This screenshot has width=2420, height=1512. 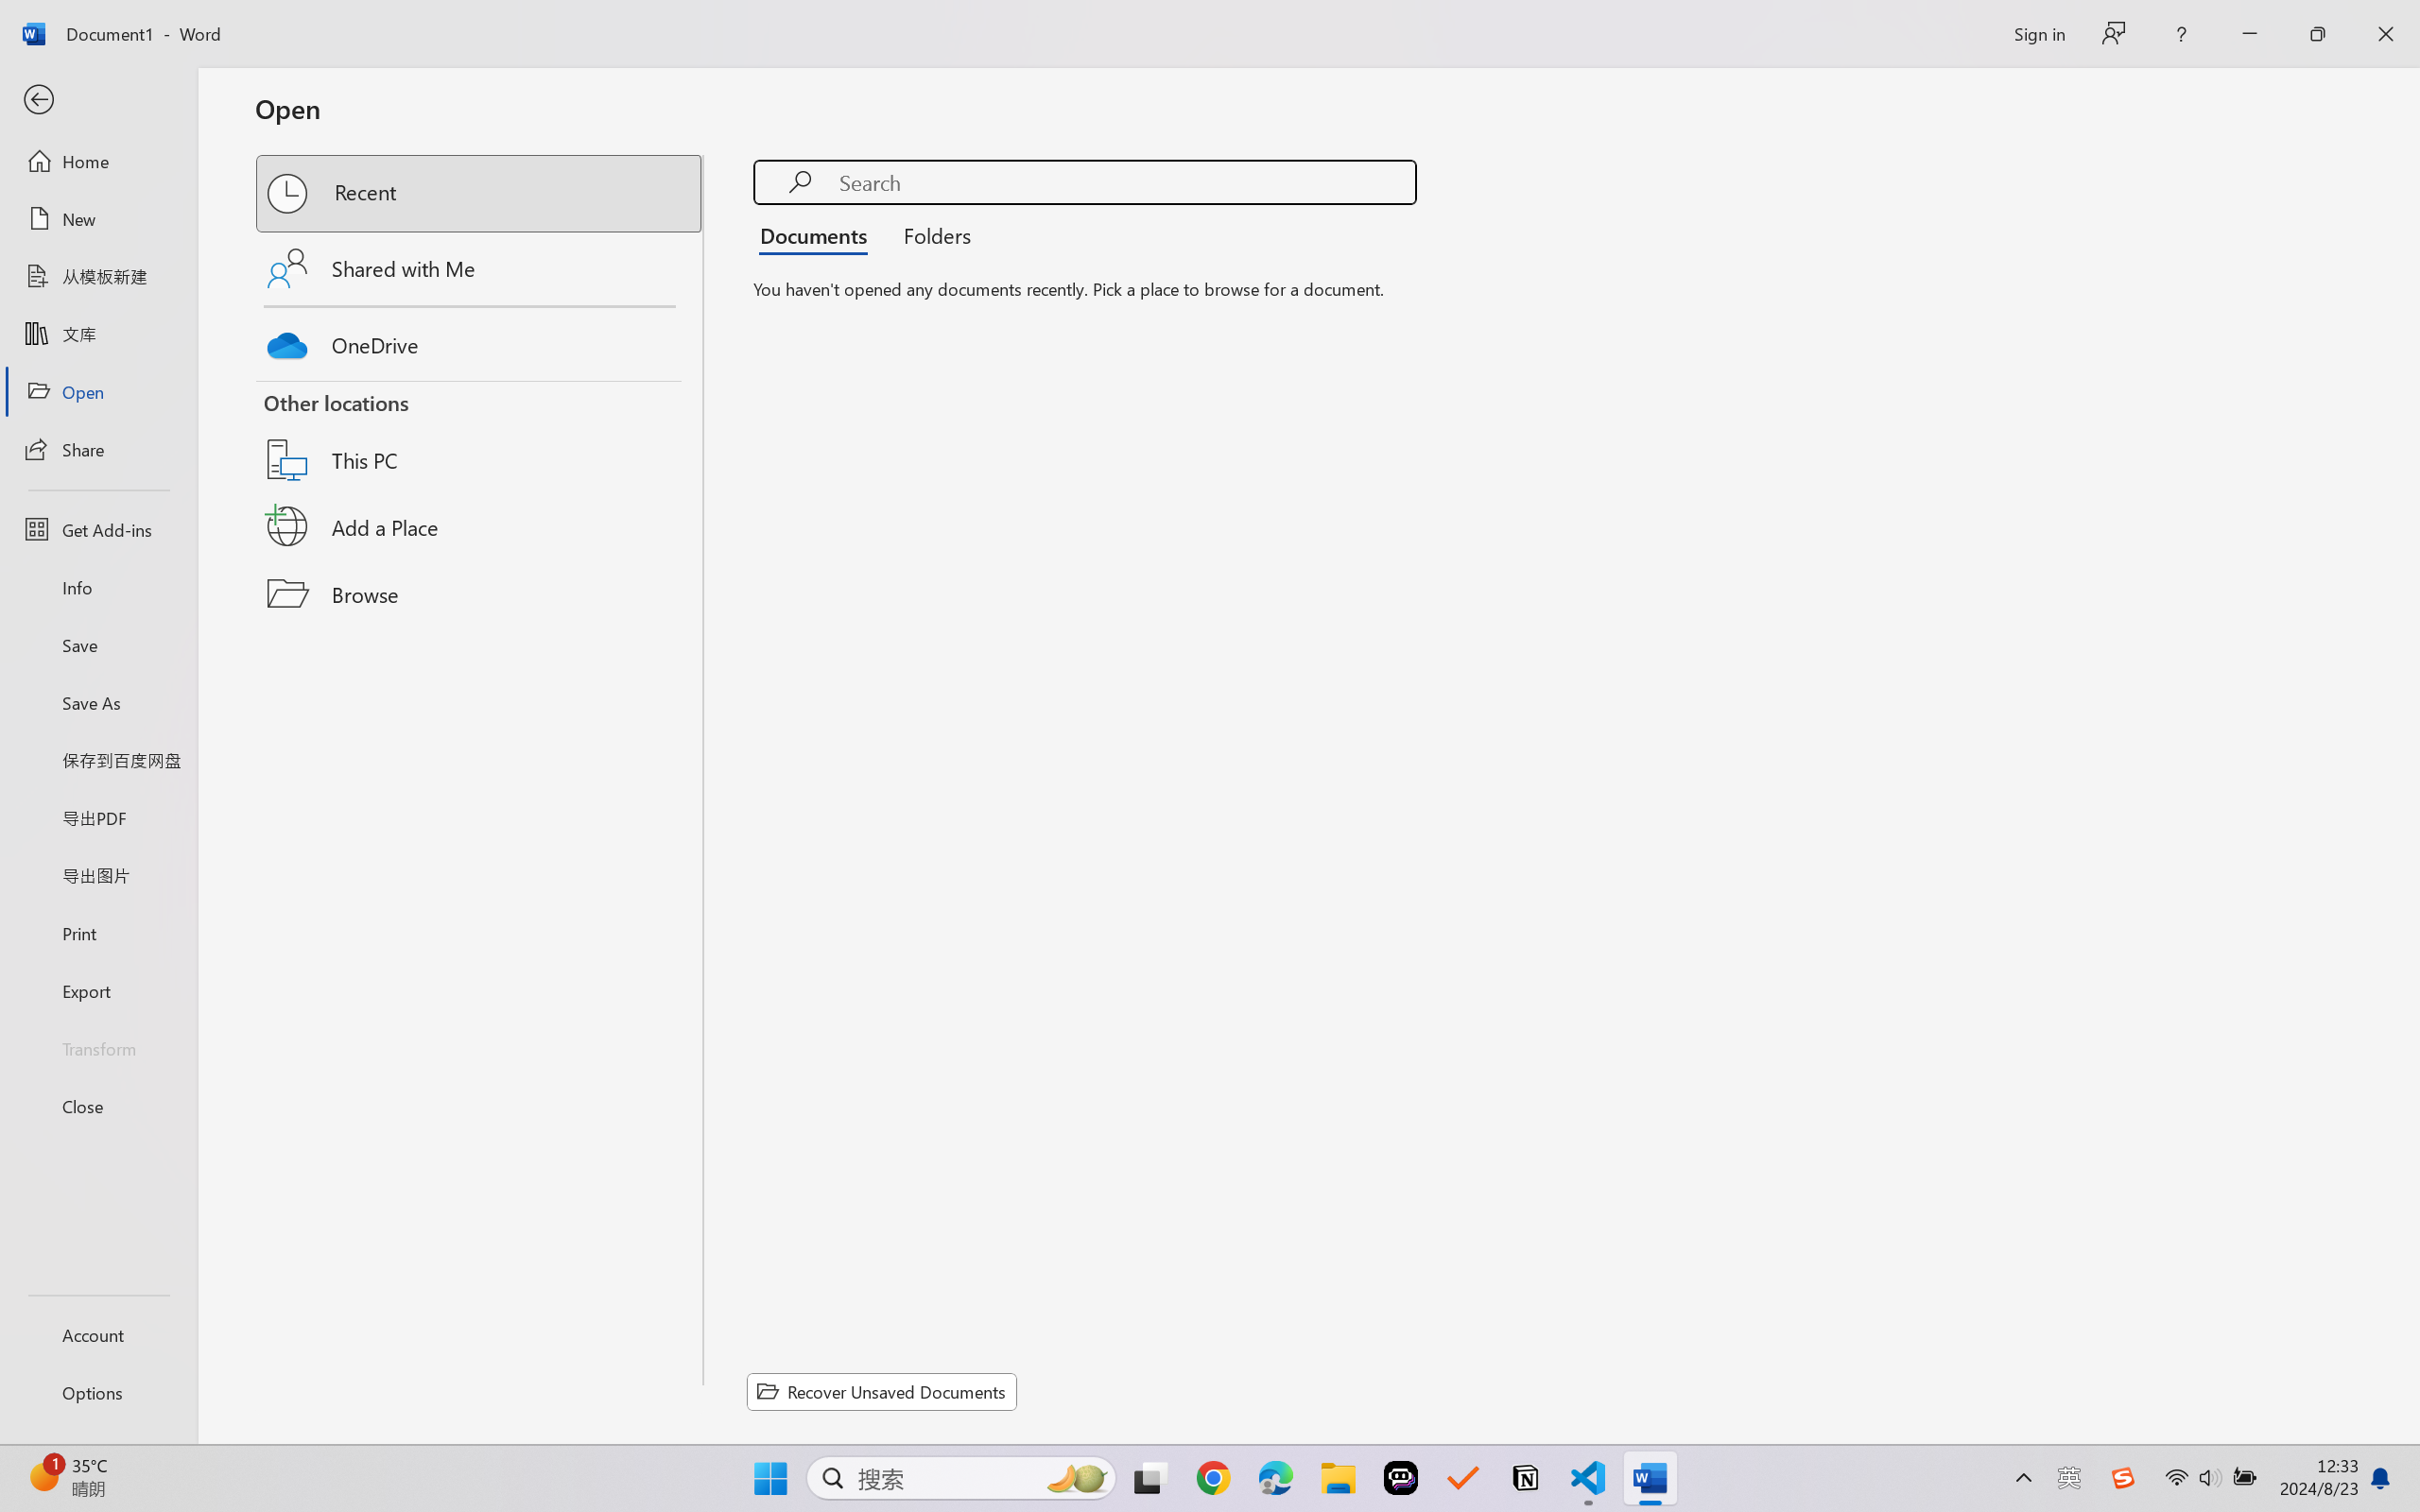 What do you see at coordinates (97, 702) in the screenshot?
I see `'Save As'` at bounding box center [97, 702].